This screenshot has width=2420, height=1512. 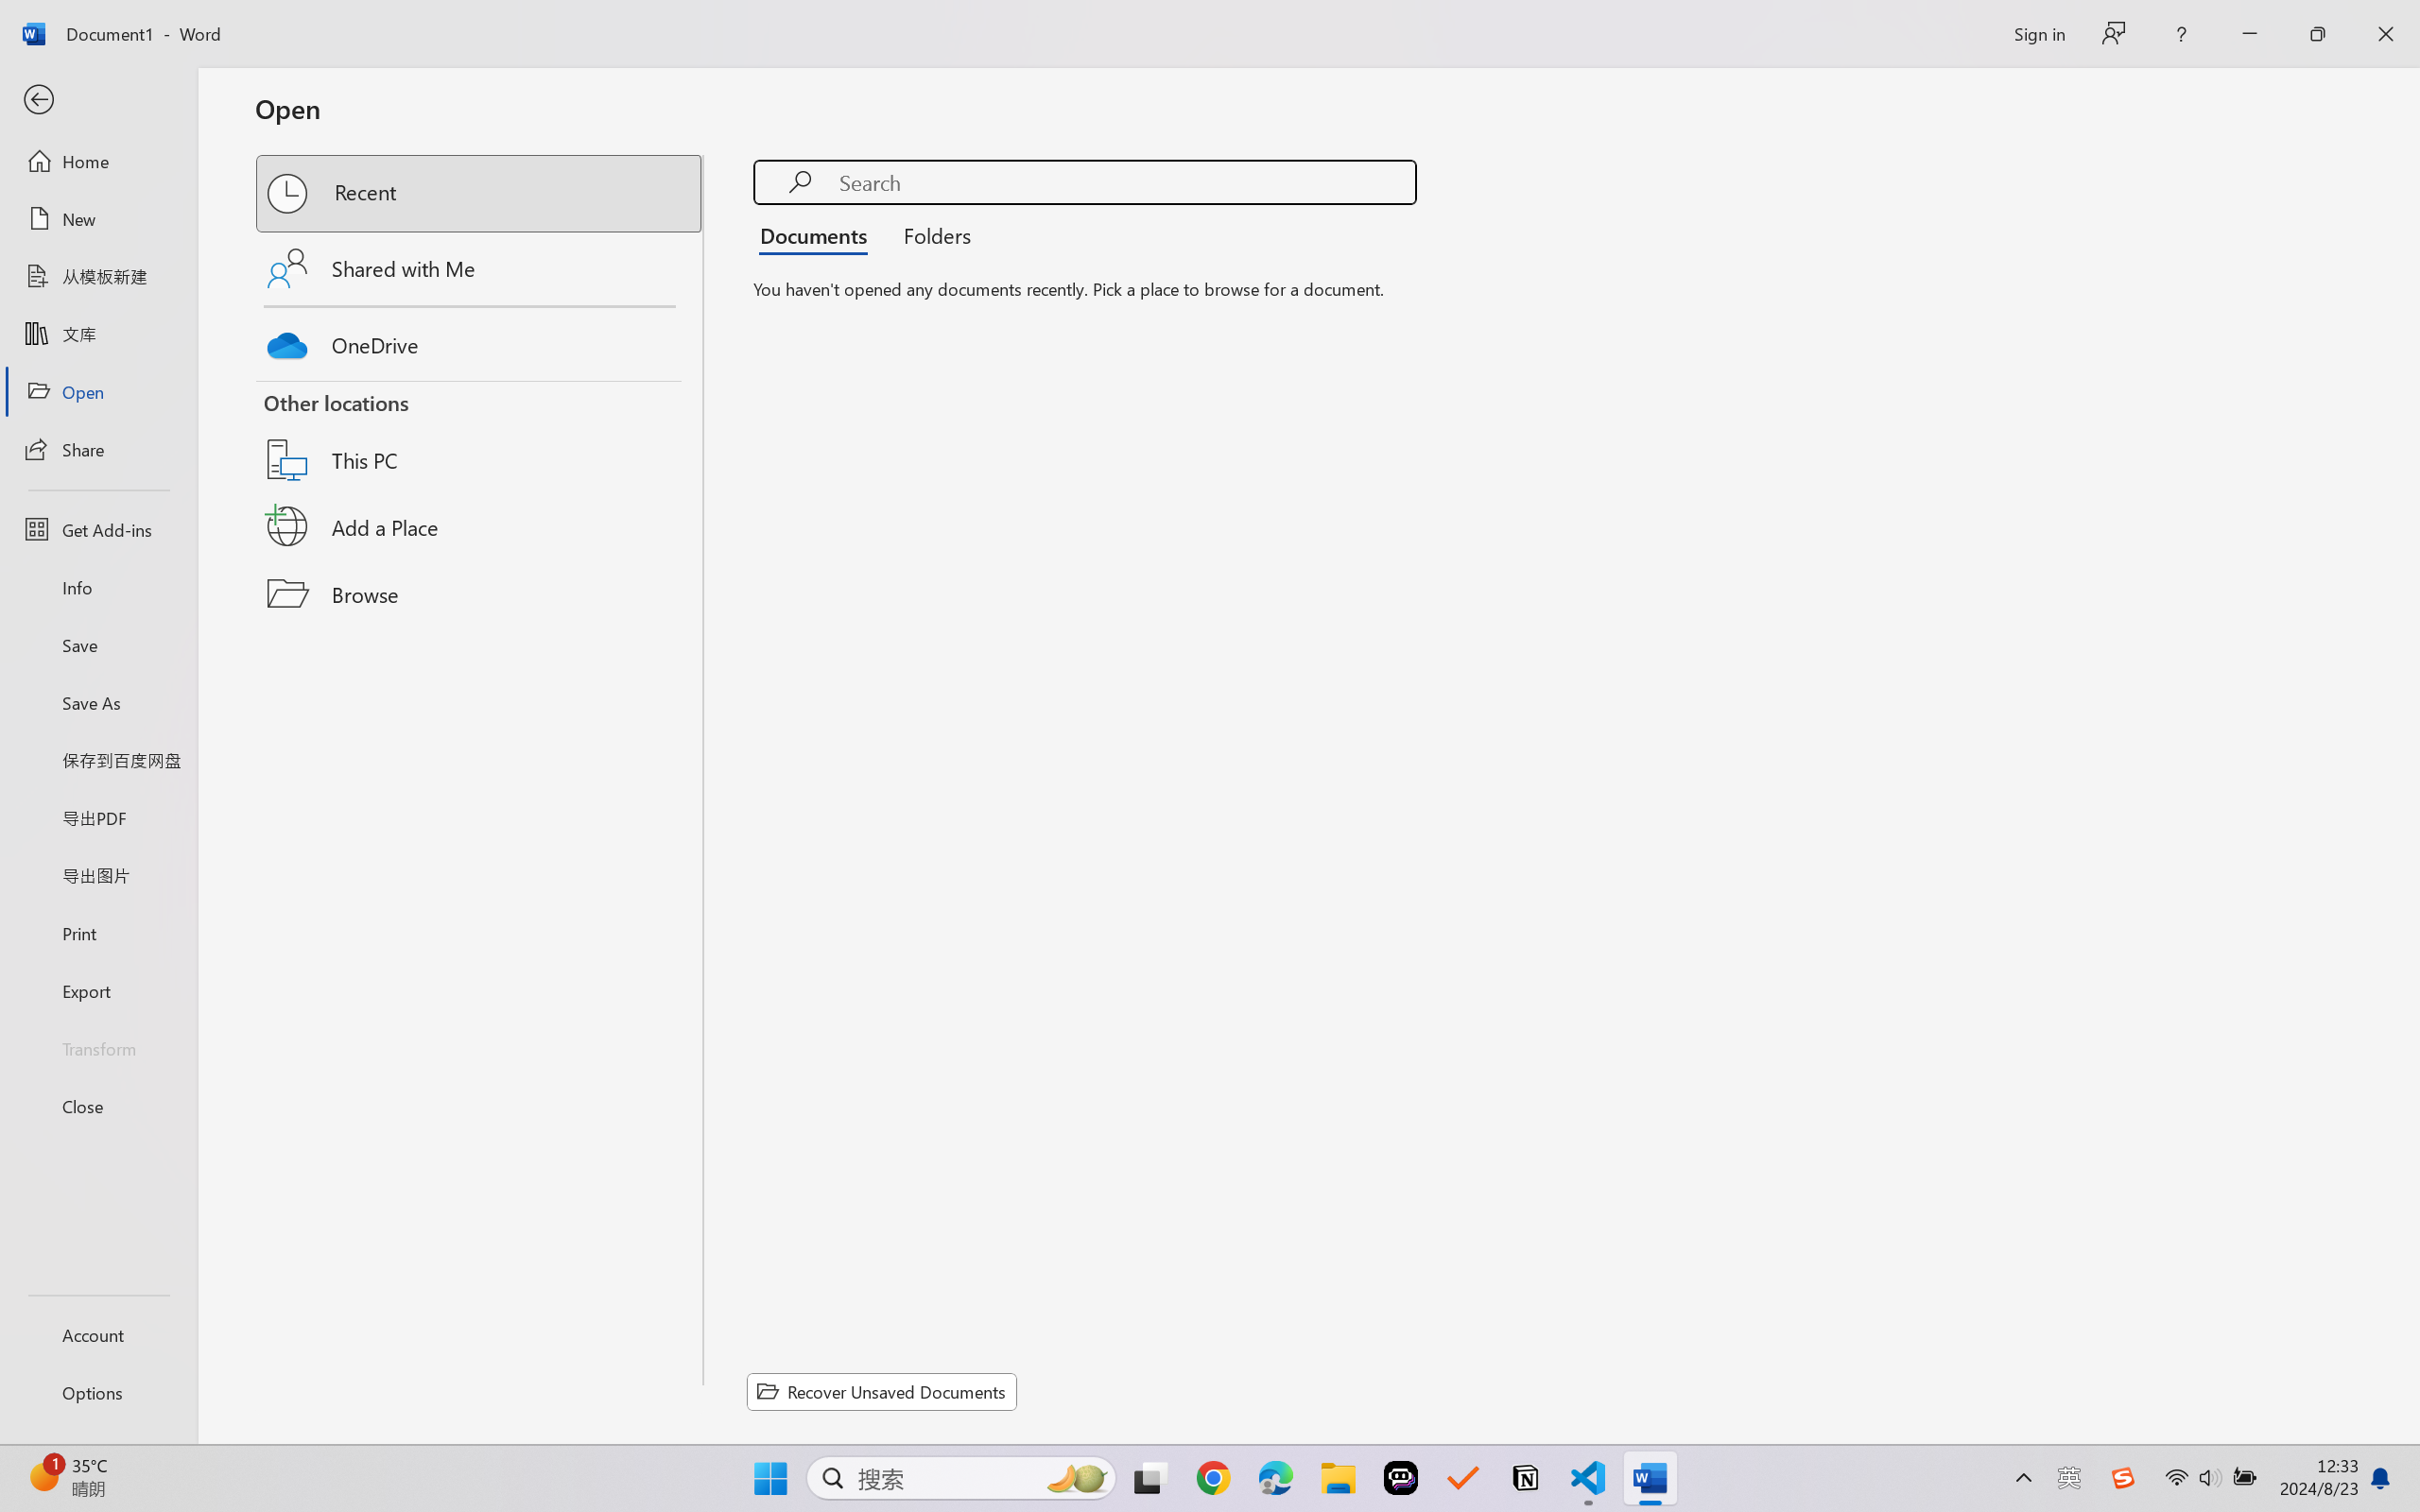 What do you see at coordinates (97, 702) in the screenshot?
I see `'Save As'` at bounding box center [97, 702].